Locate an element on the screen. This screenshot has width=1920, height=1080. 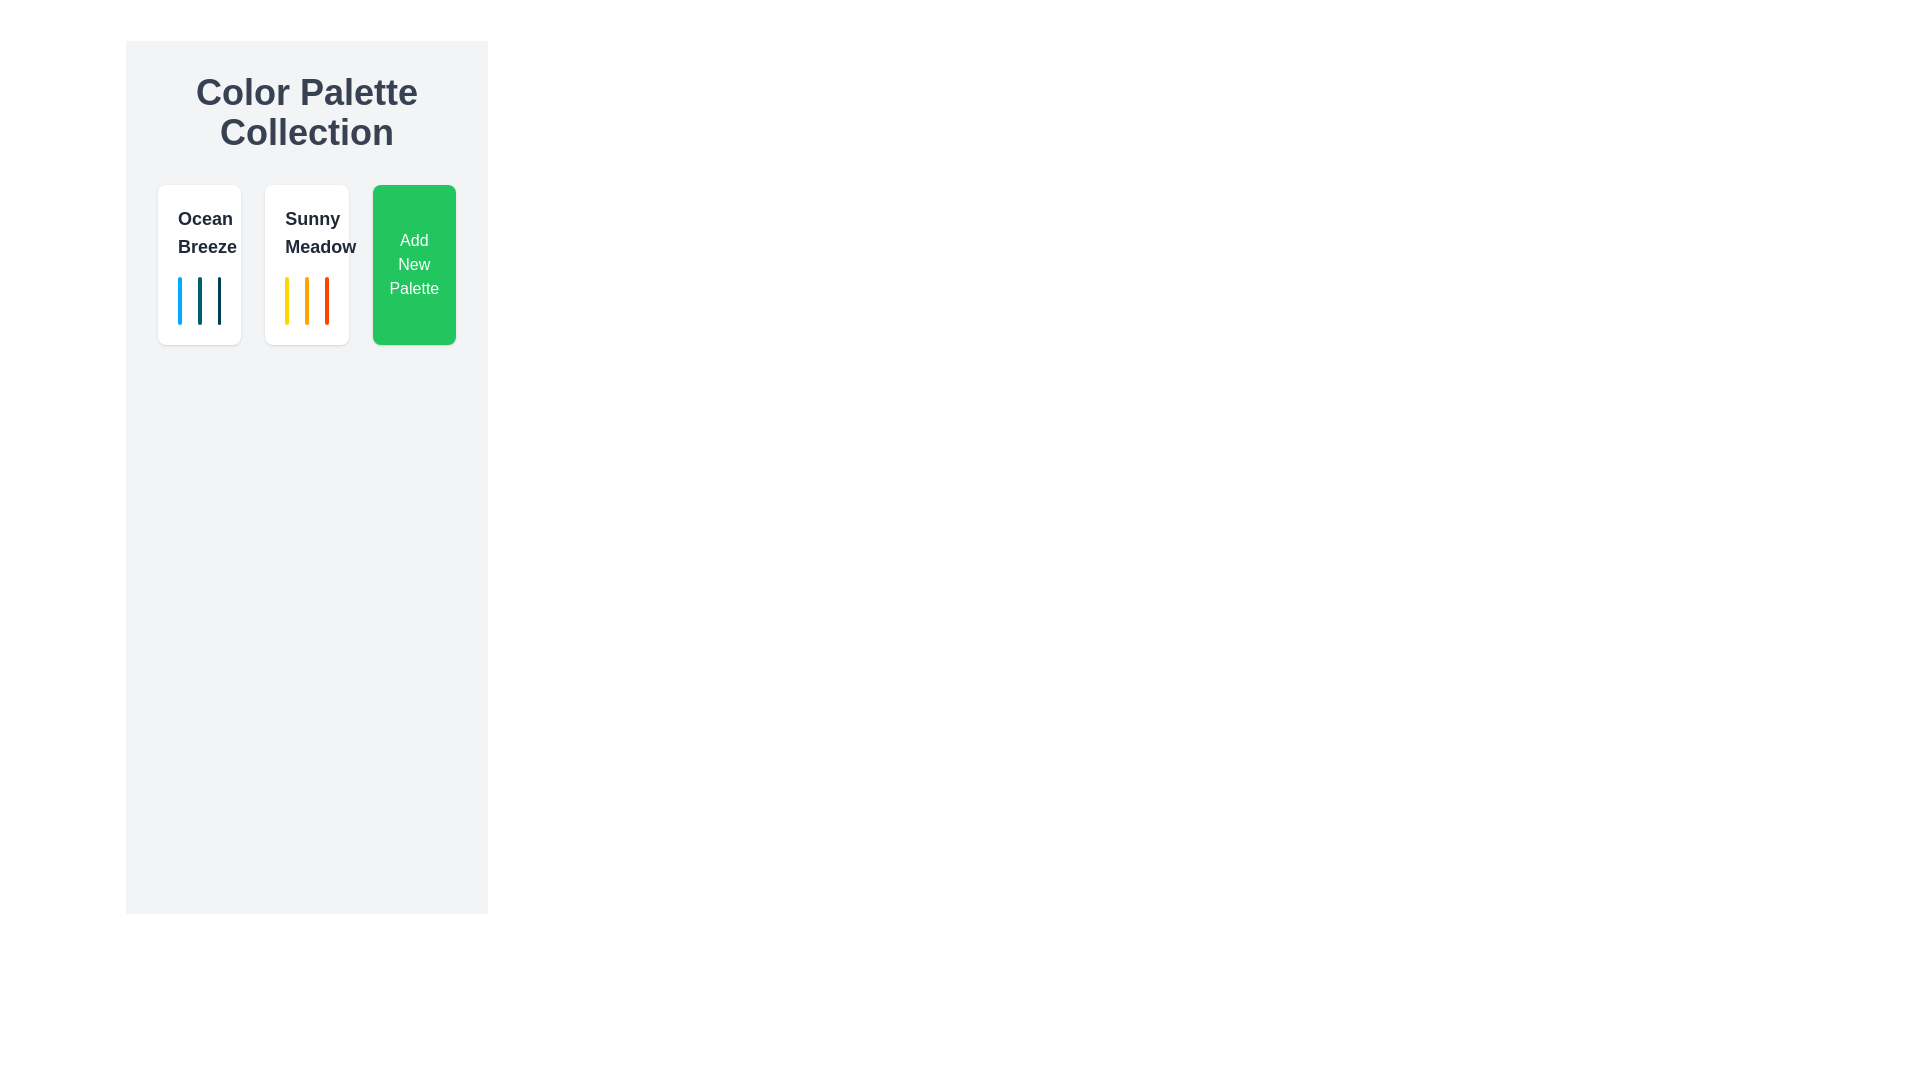
the orange color indicator square, which is the middle item in a group of three squares representing colors is located at coordinates (306, 300).